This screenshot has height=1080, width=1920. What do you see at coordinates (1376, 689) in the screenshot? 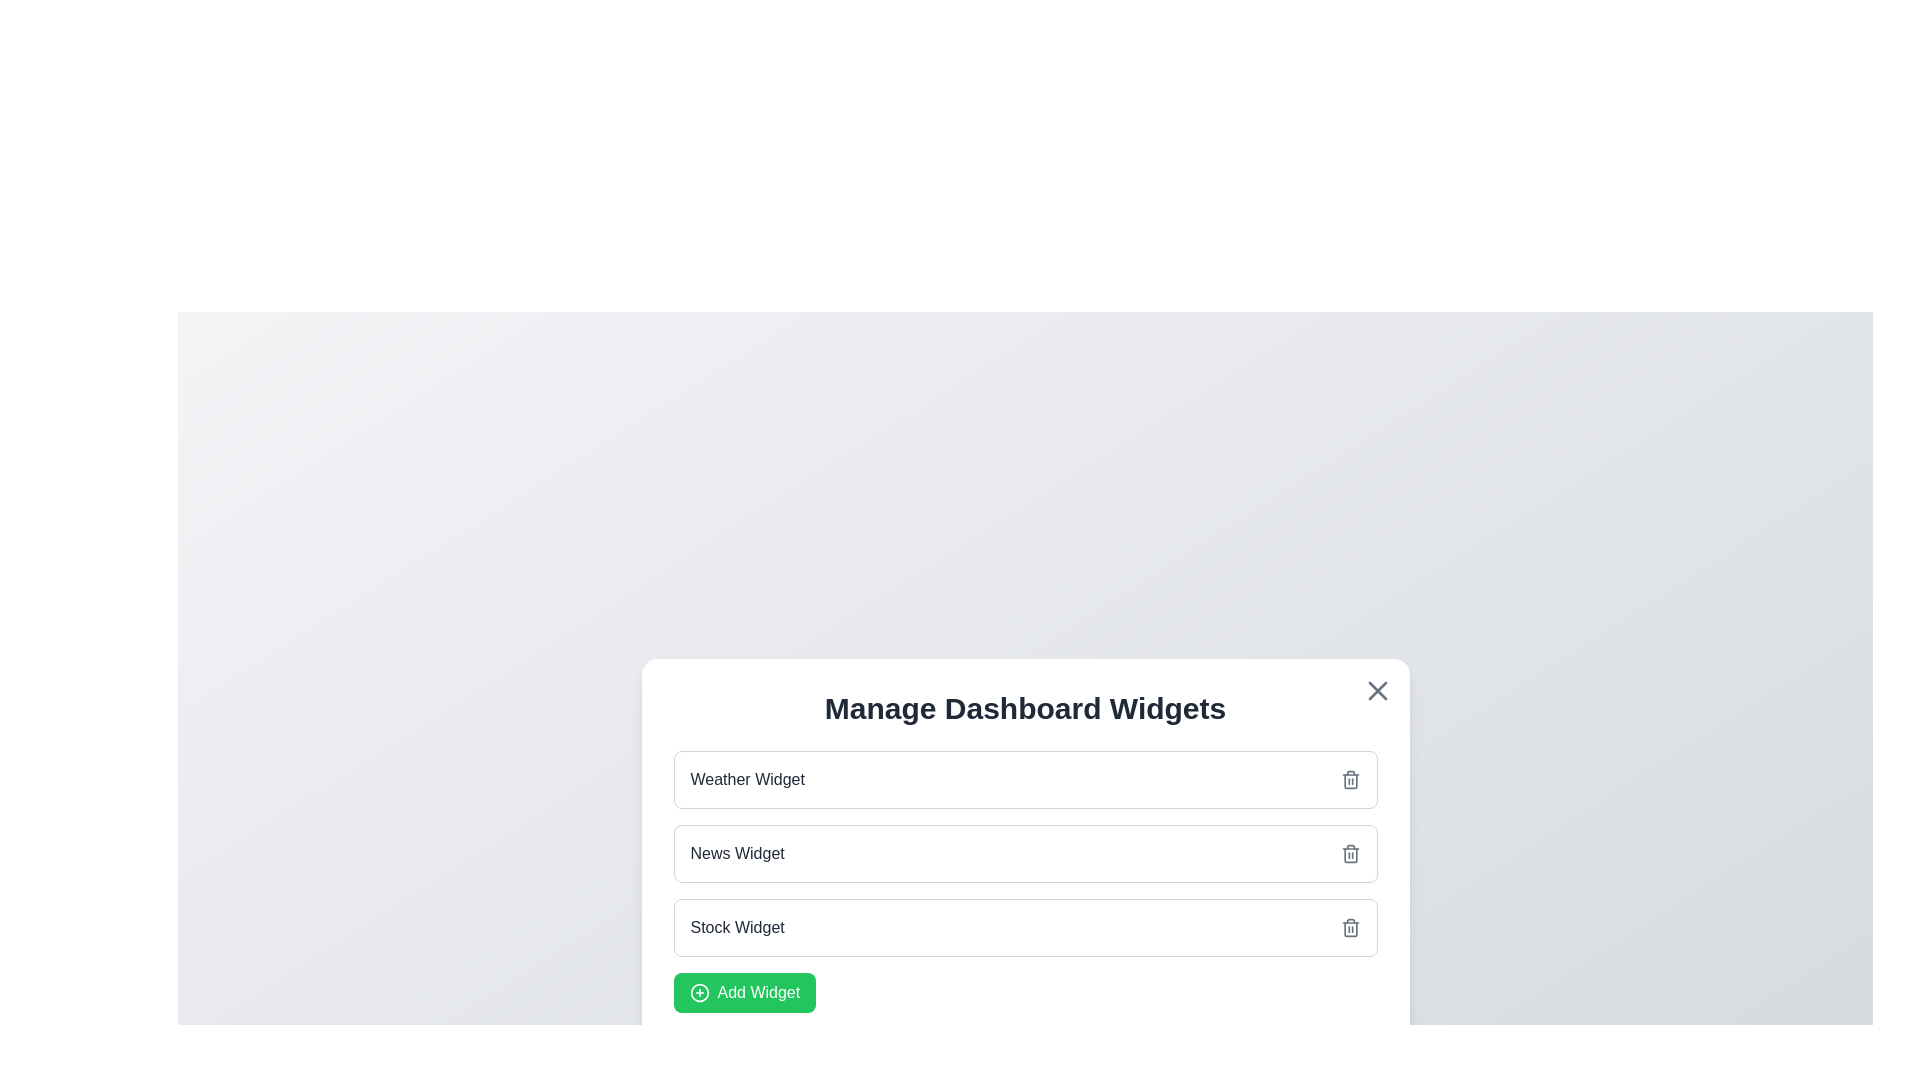
I see `the interactive element Close Button to observe any tooltip or effect` at bounding box center [1376, 689].